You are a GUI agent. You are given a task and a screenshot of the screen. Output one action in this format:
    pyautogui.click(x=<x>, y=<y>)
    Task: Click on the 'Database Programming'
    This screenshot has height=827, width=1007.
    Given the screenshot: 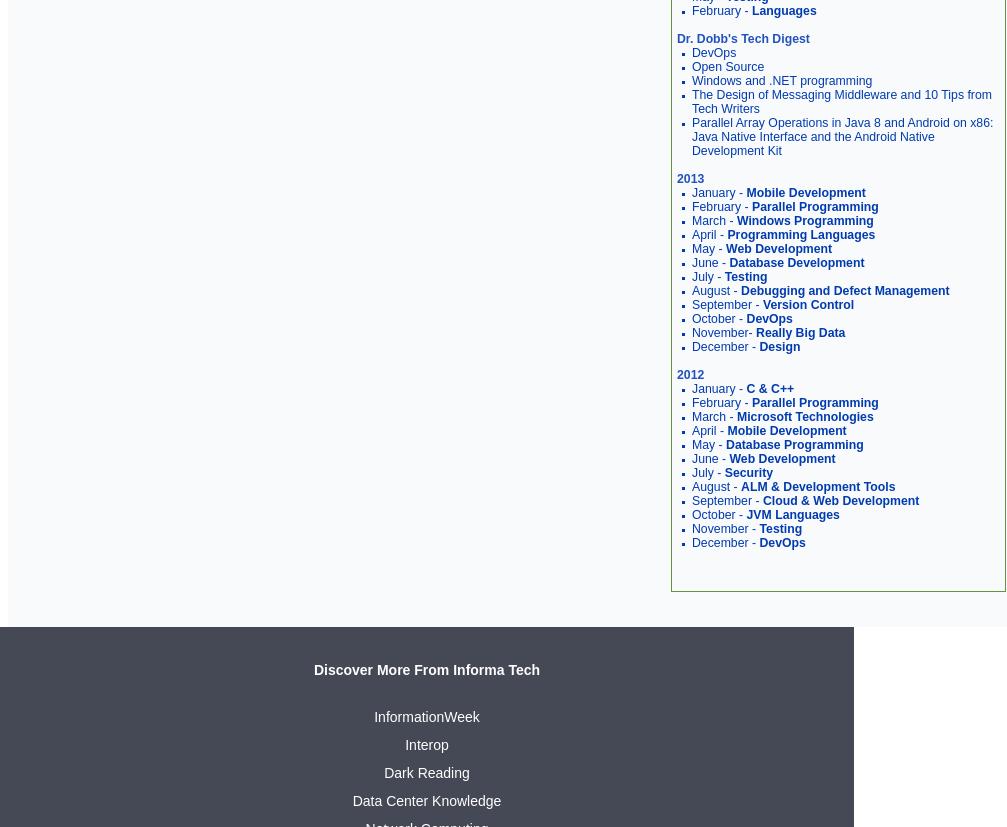 What is the action you would take?
    pyautogui.click(x=725, y=443)
    